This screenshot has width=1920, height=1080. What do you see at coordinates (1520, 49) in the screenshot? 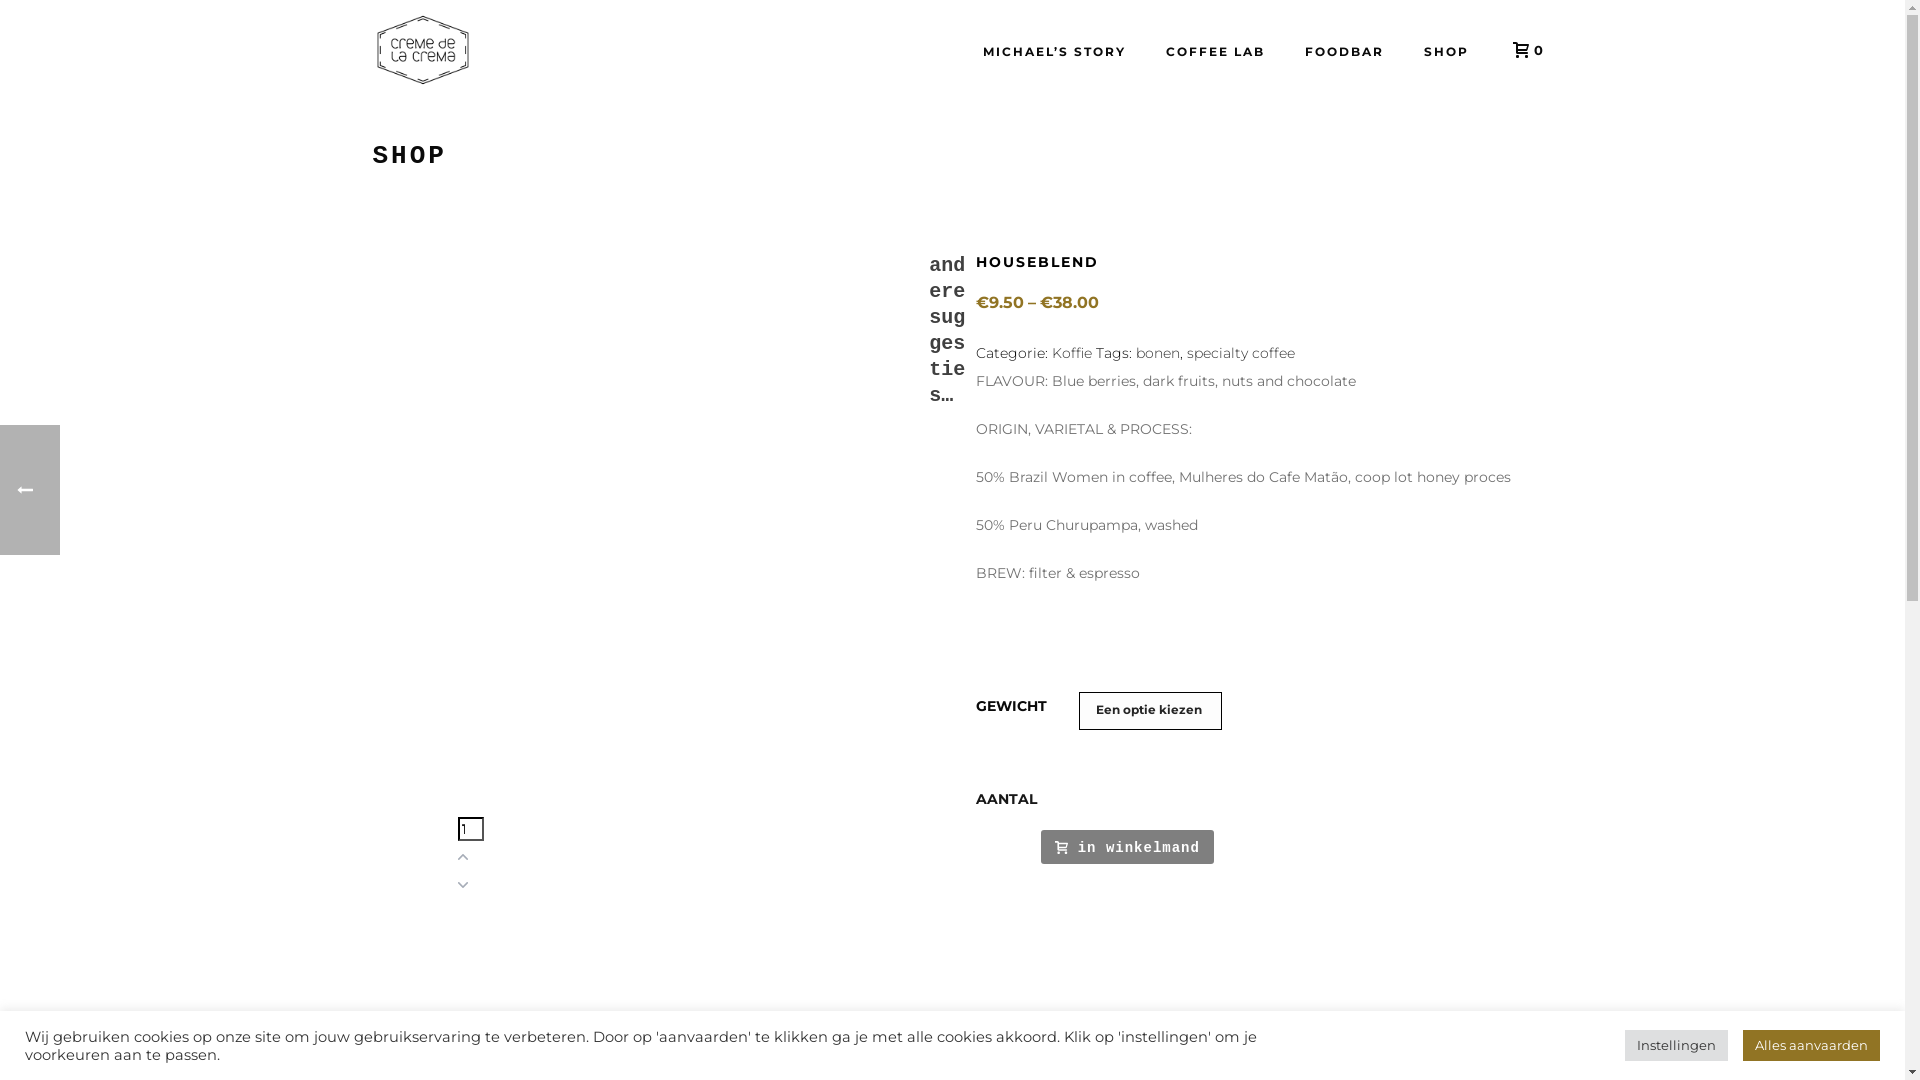
I see `'0'` at bounding box center [1520, 49].